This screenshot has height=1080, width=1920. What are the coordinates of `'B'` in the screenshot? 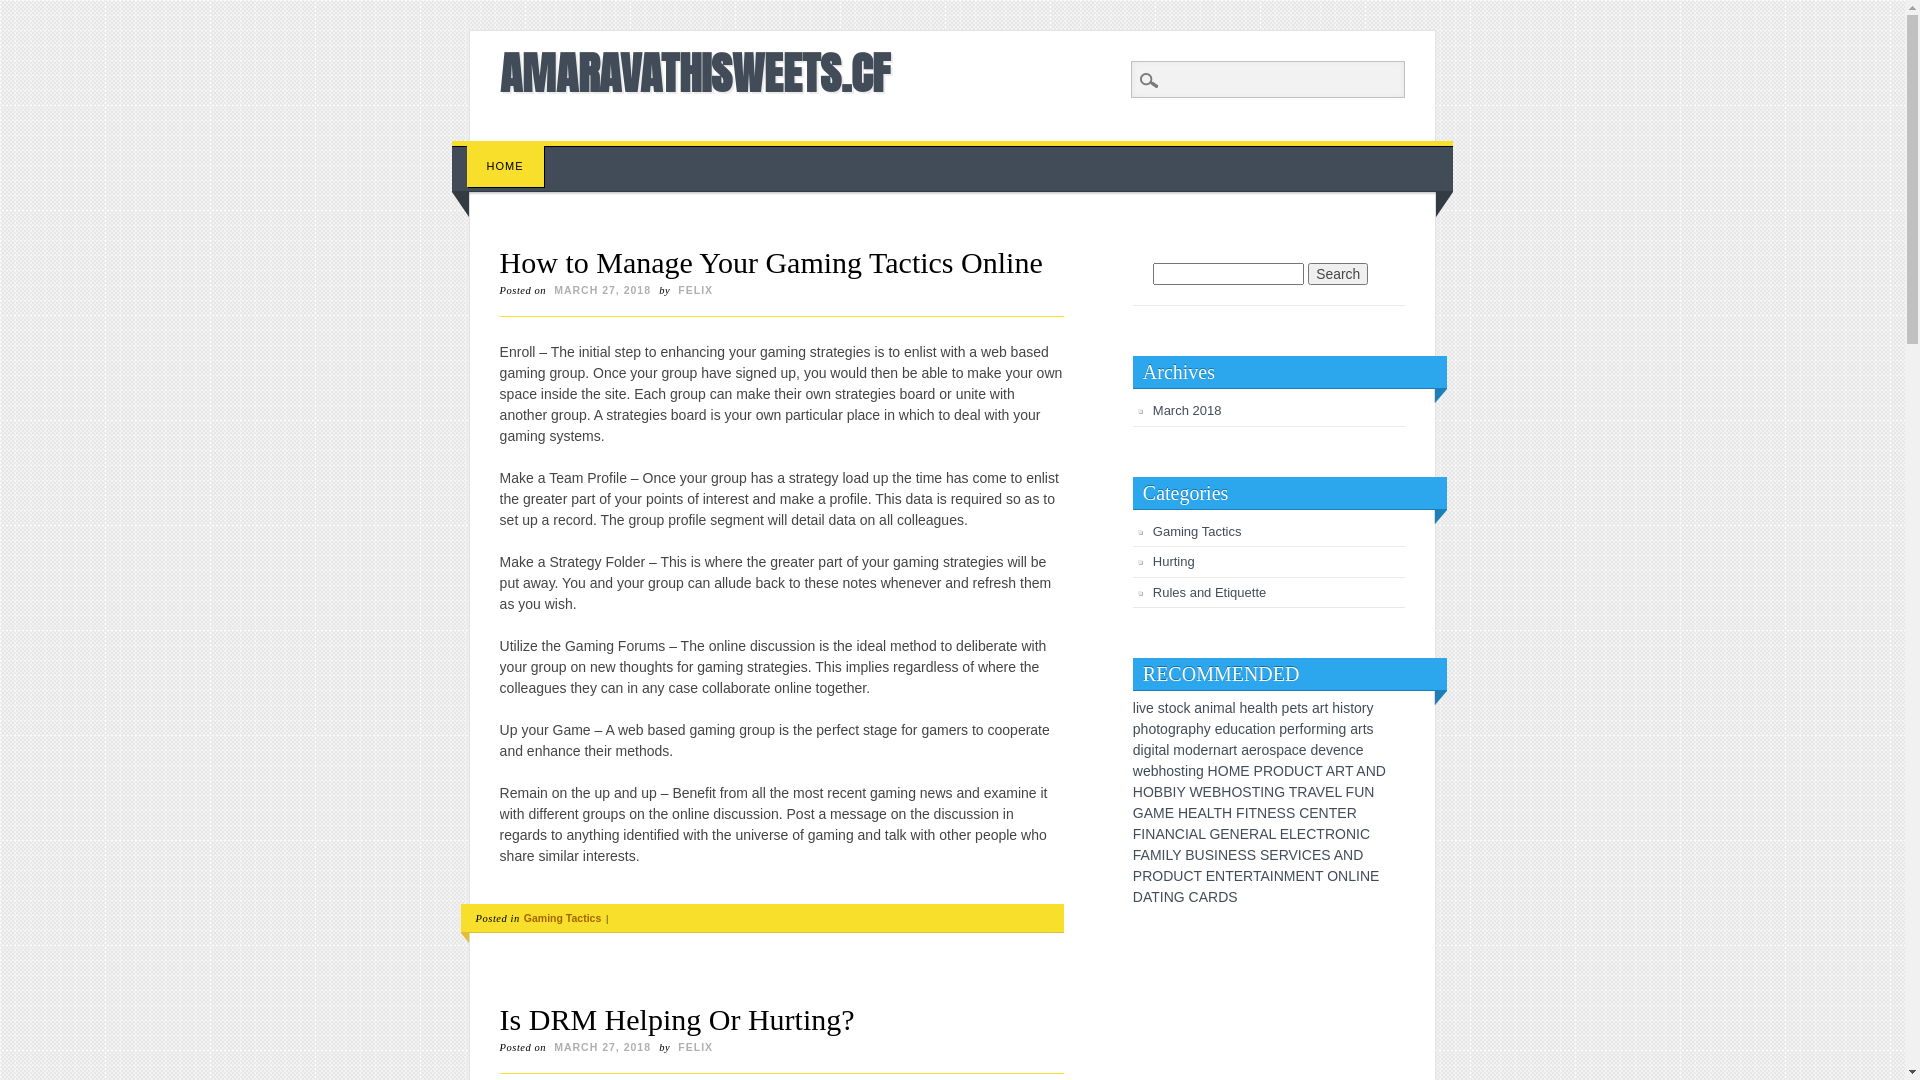 It's located at (1167, 790).